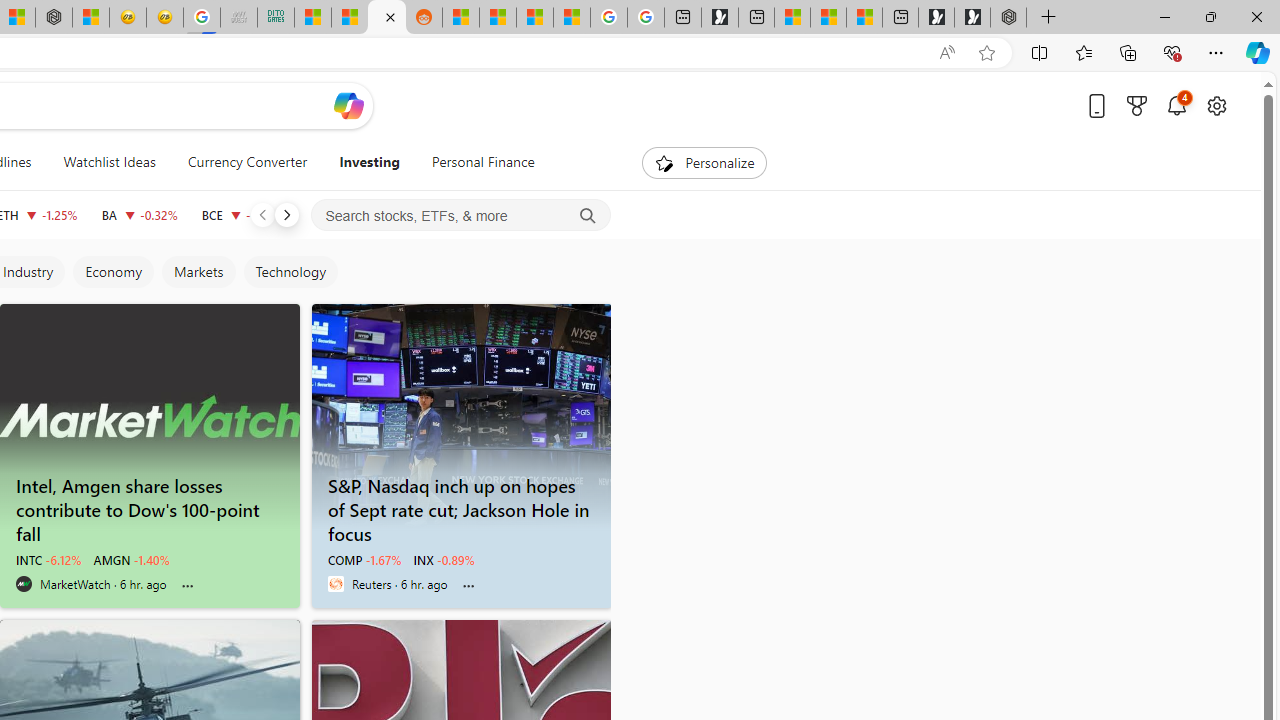 Image resolution: width=1280 pixels, height=720 pixels. I want to click on 'Restore', so click(1209, 16).